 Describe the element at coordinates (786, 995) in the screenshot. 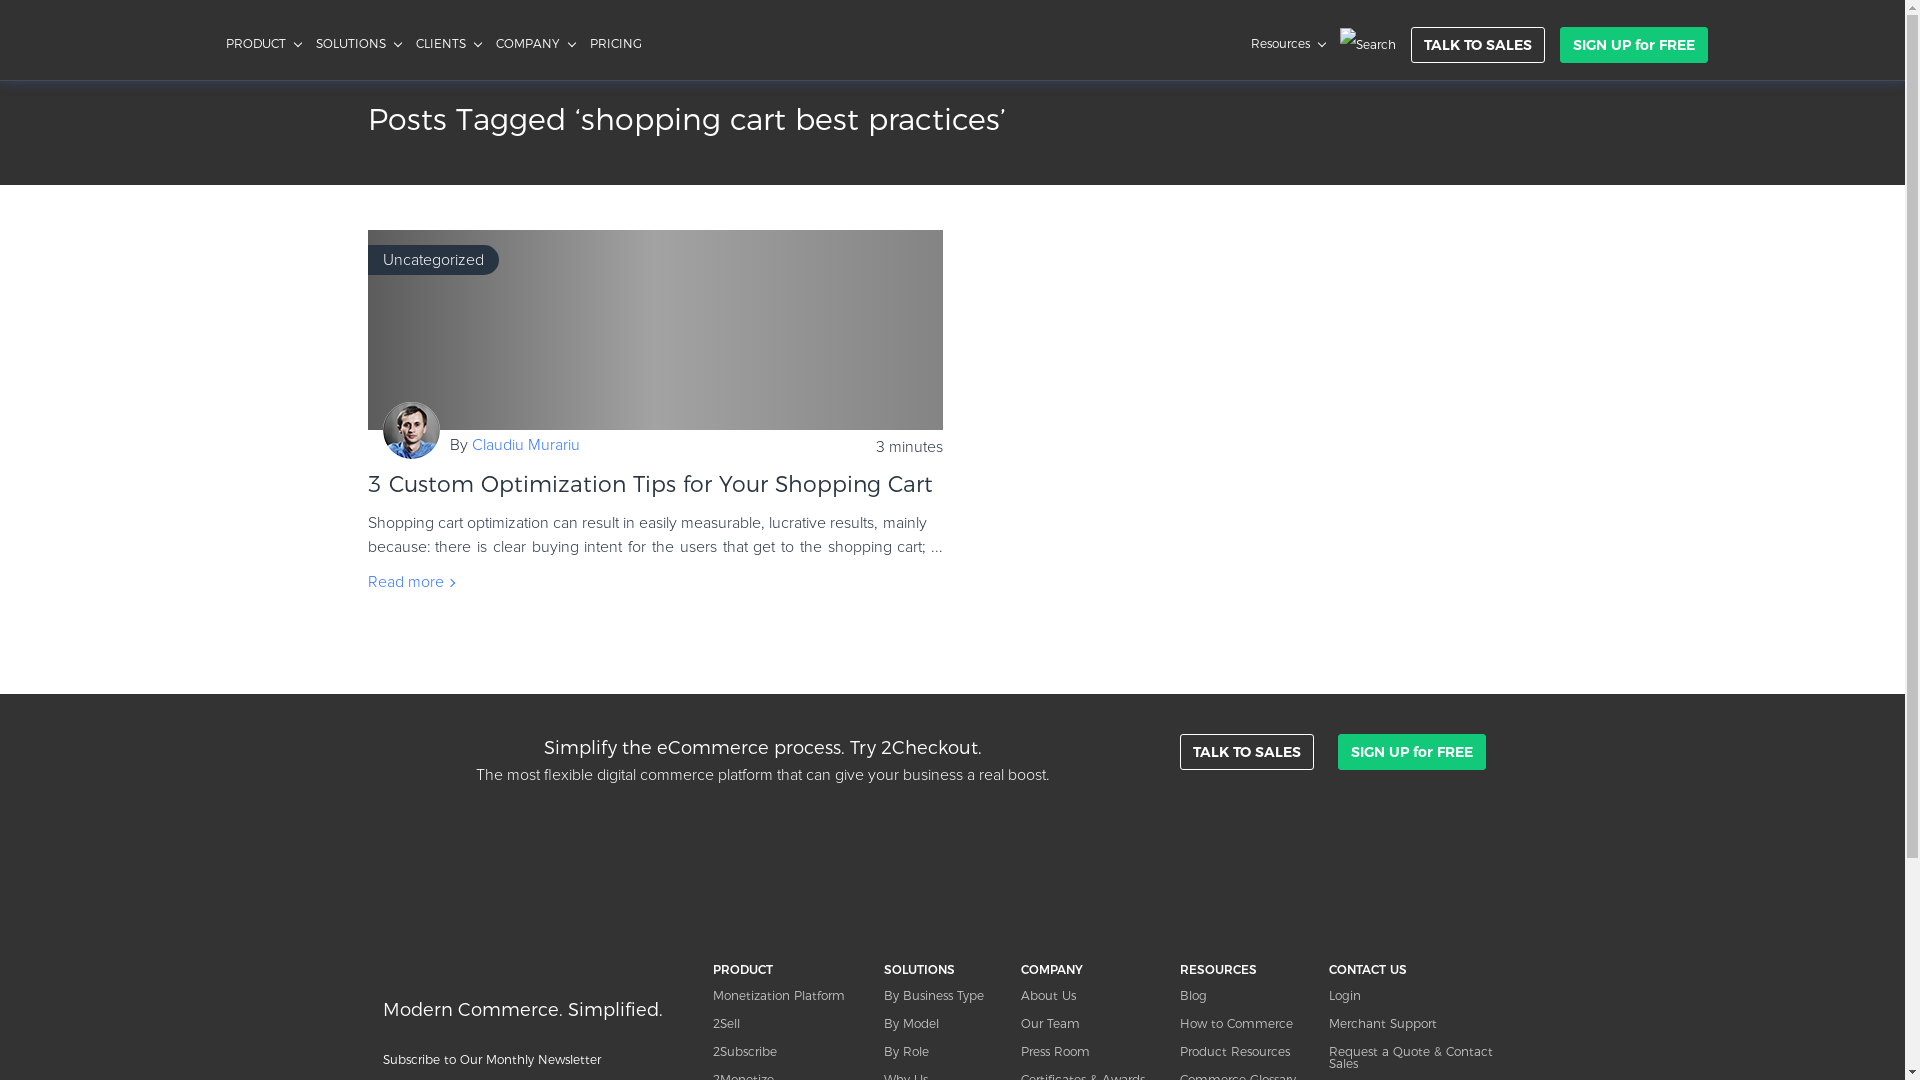

I see `'Monetization Platform'` at that location.